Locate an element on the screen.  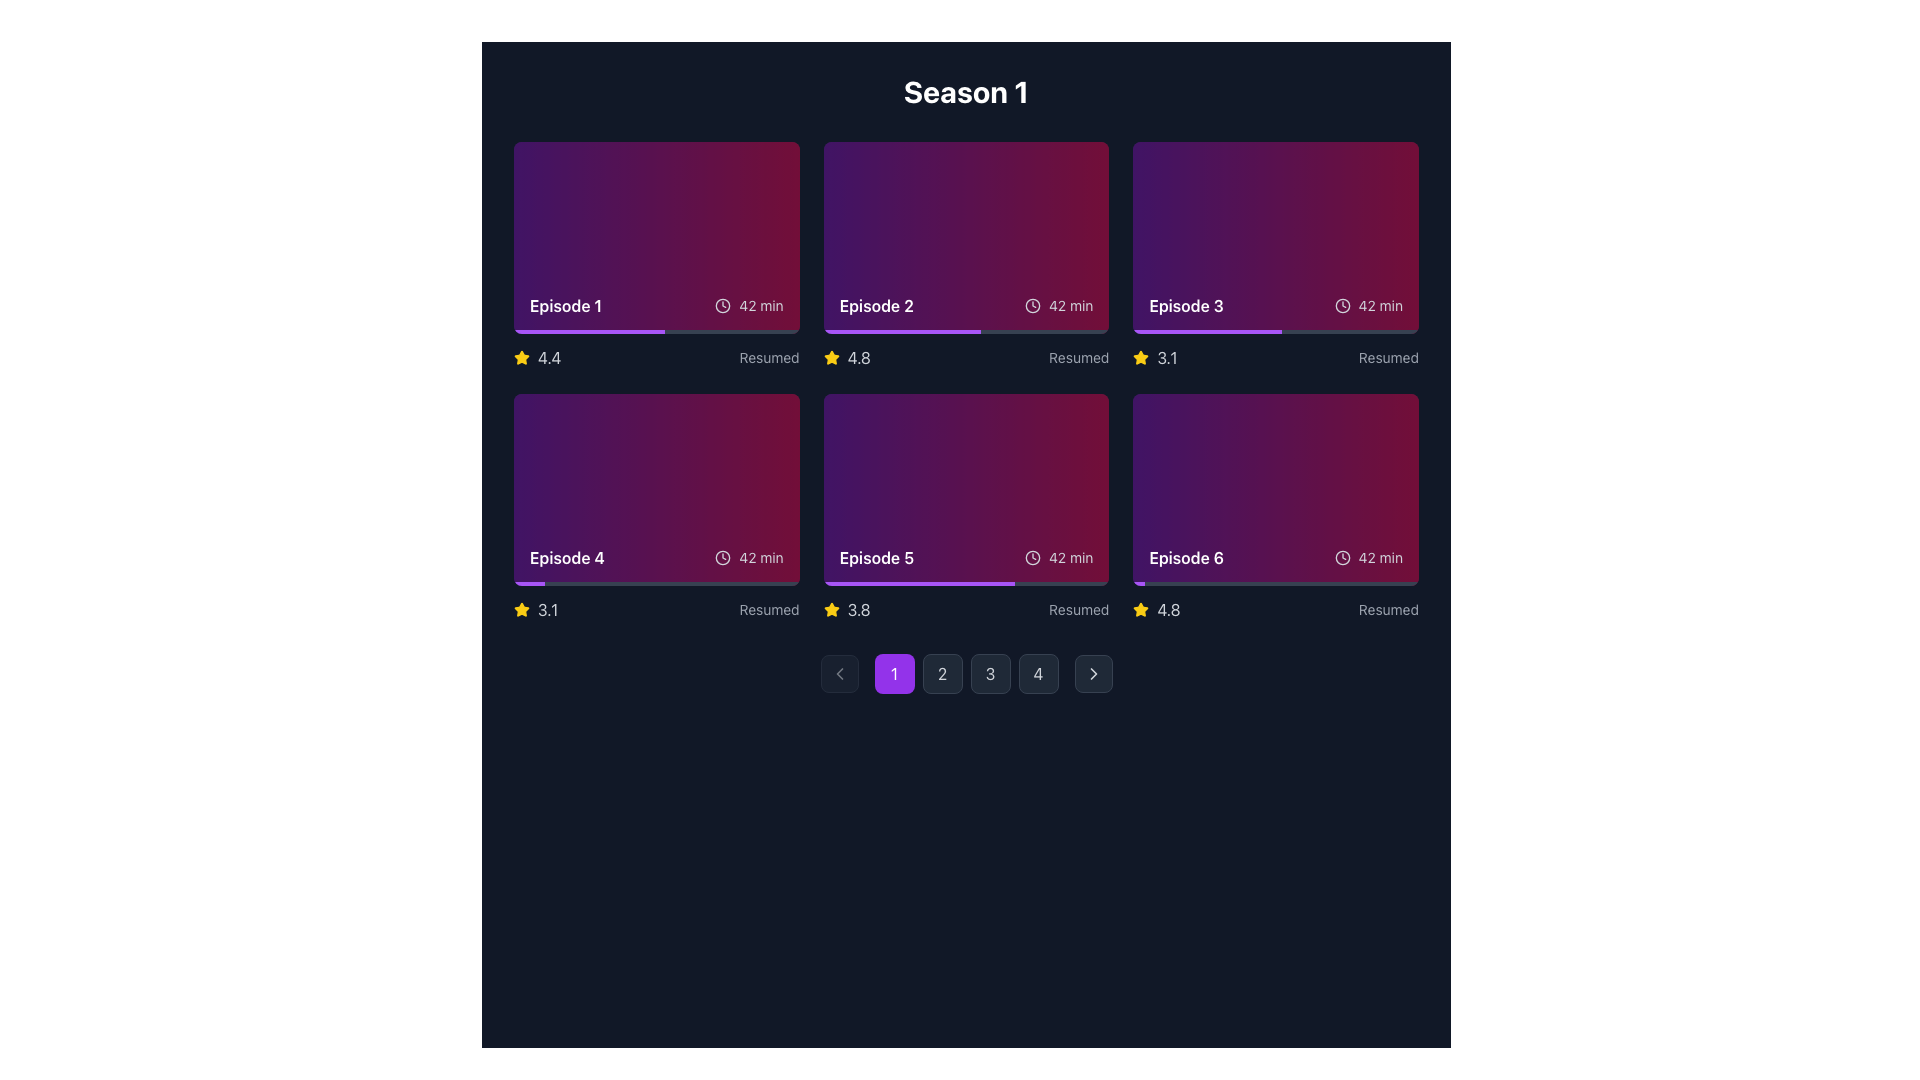
the text label displaying 'Episode 6' in bold white font is located at coordinates (1186, 558).